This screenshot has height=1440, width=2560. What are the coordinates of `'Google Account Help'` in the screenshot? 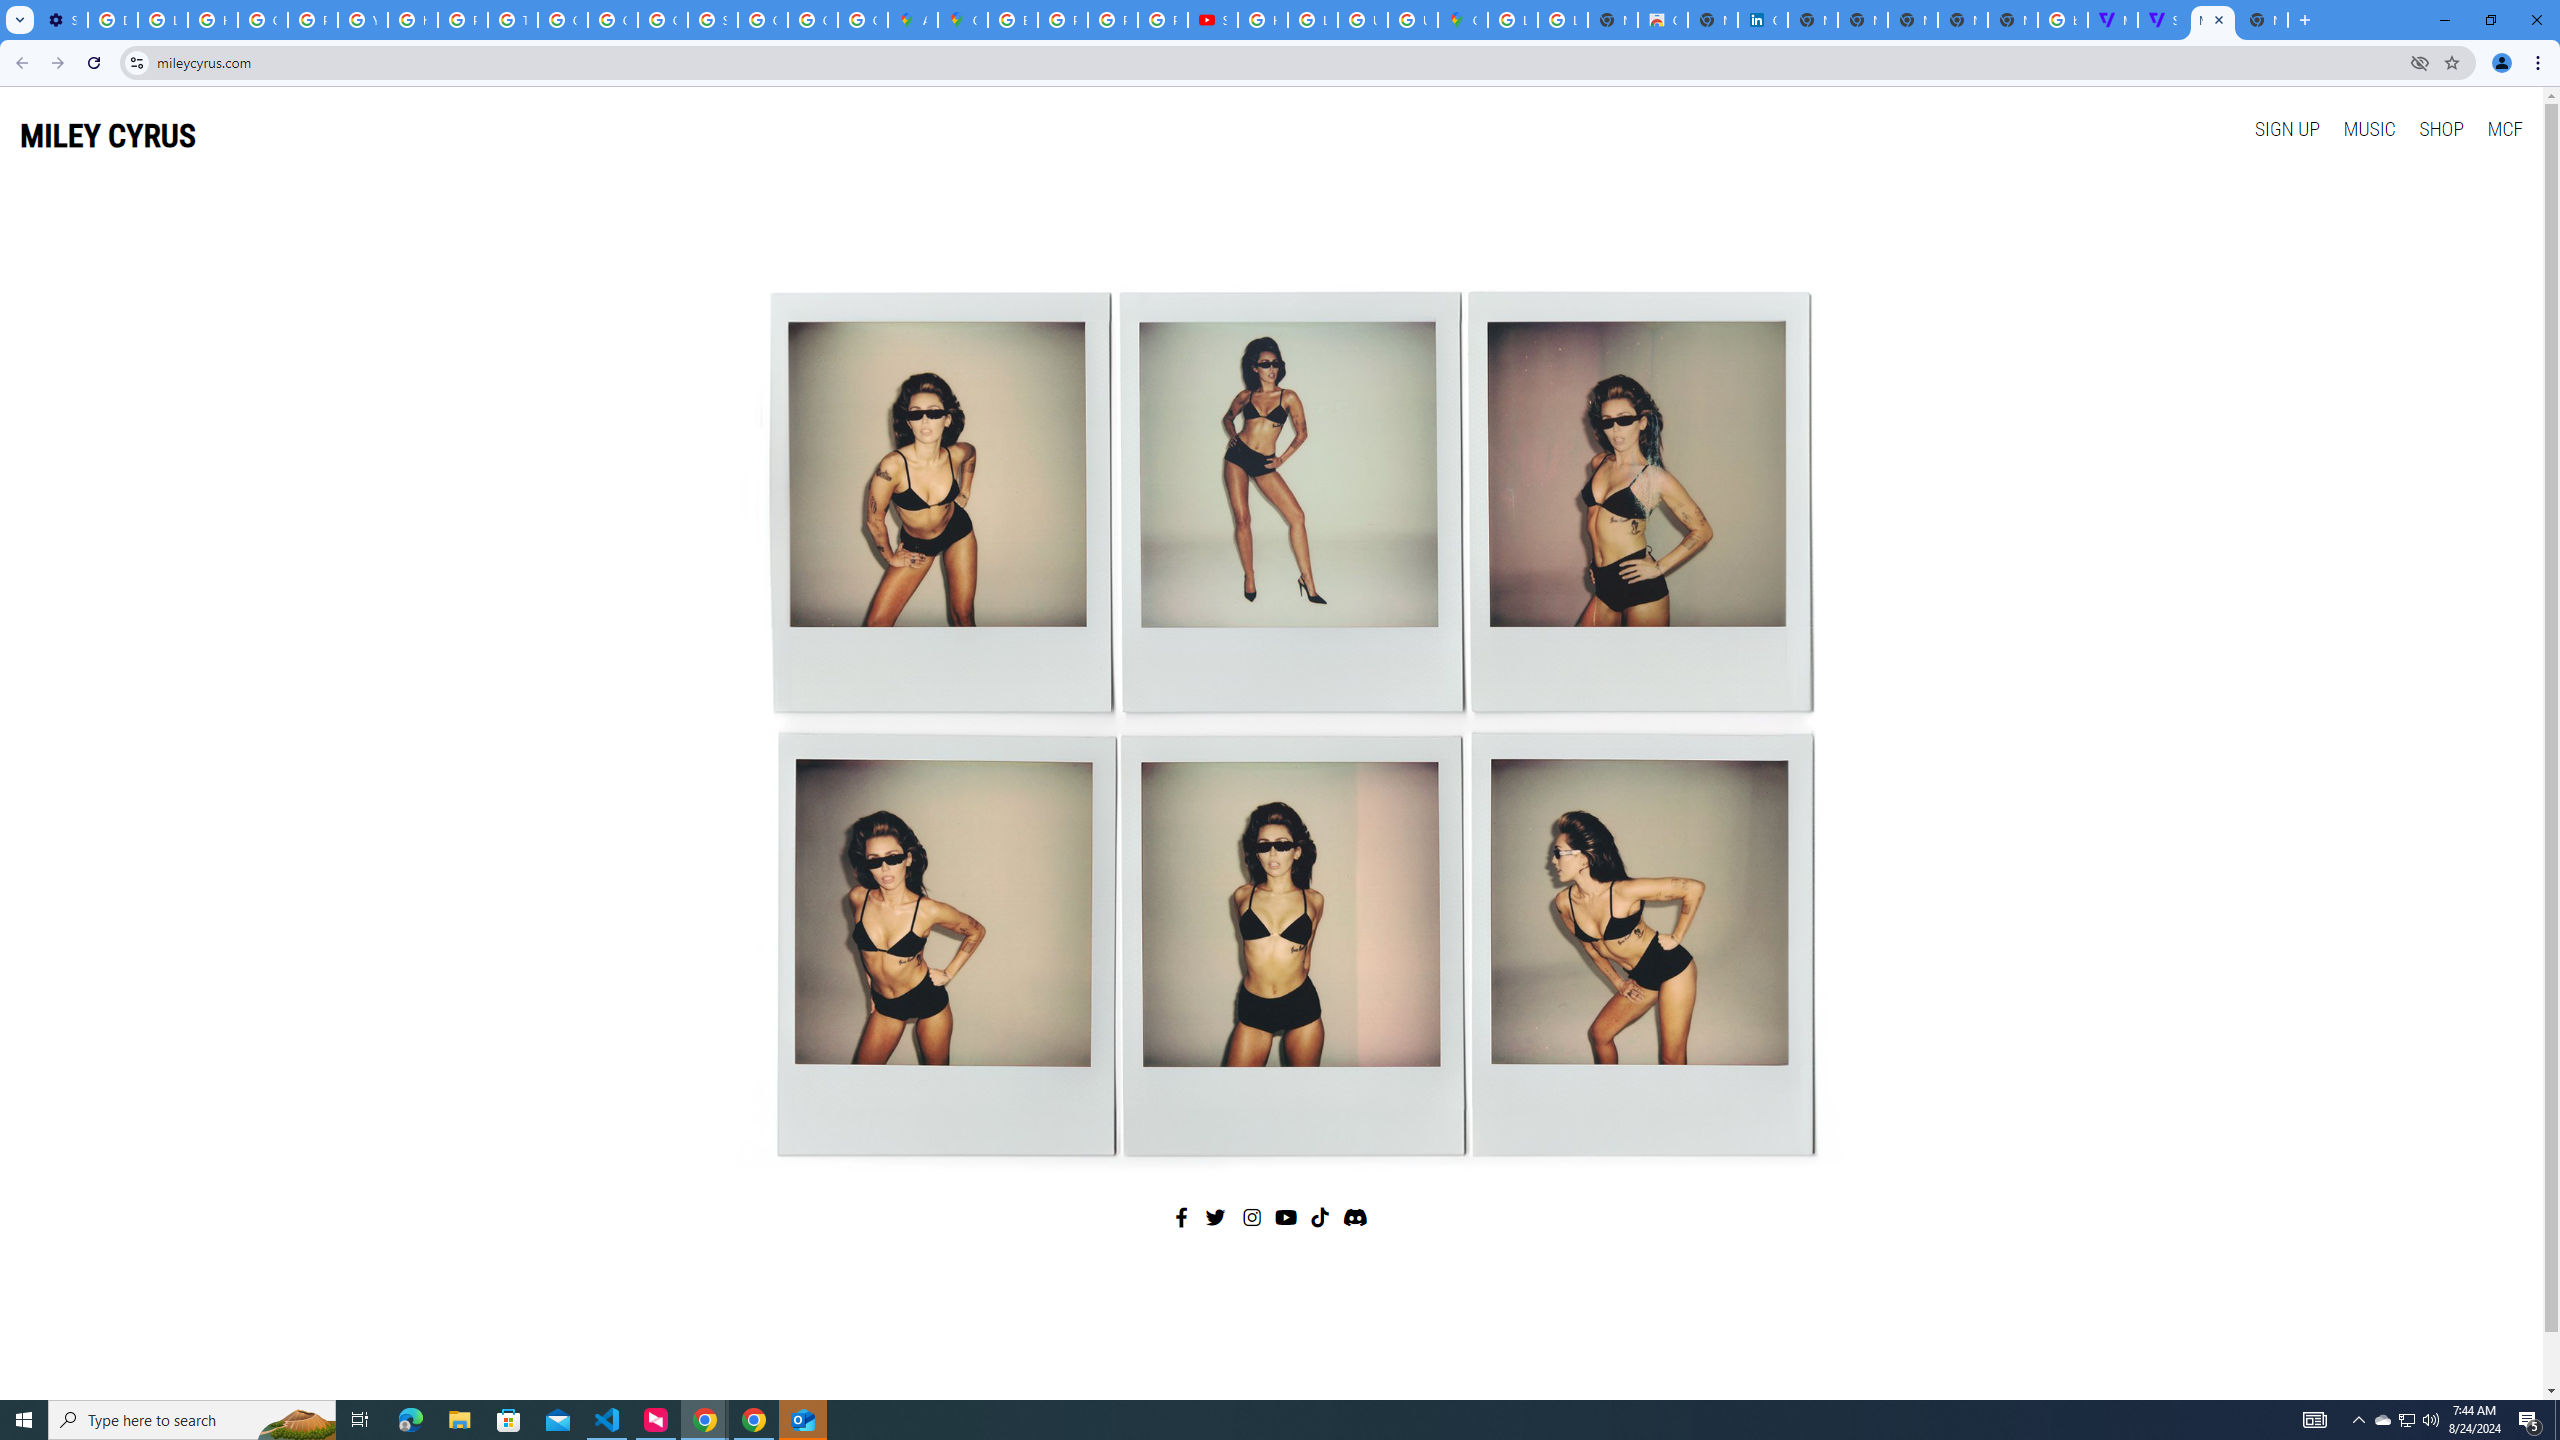 It's located at (261, 19).